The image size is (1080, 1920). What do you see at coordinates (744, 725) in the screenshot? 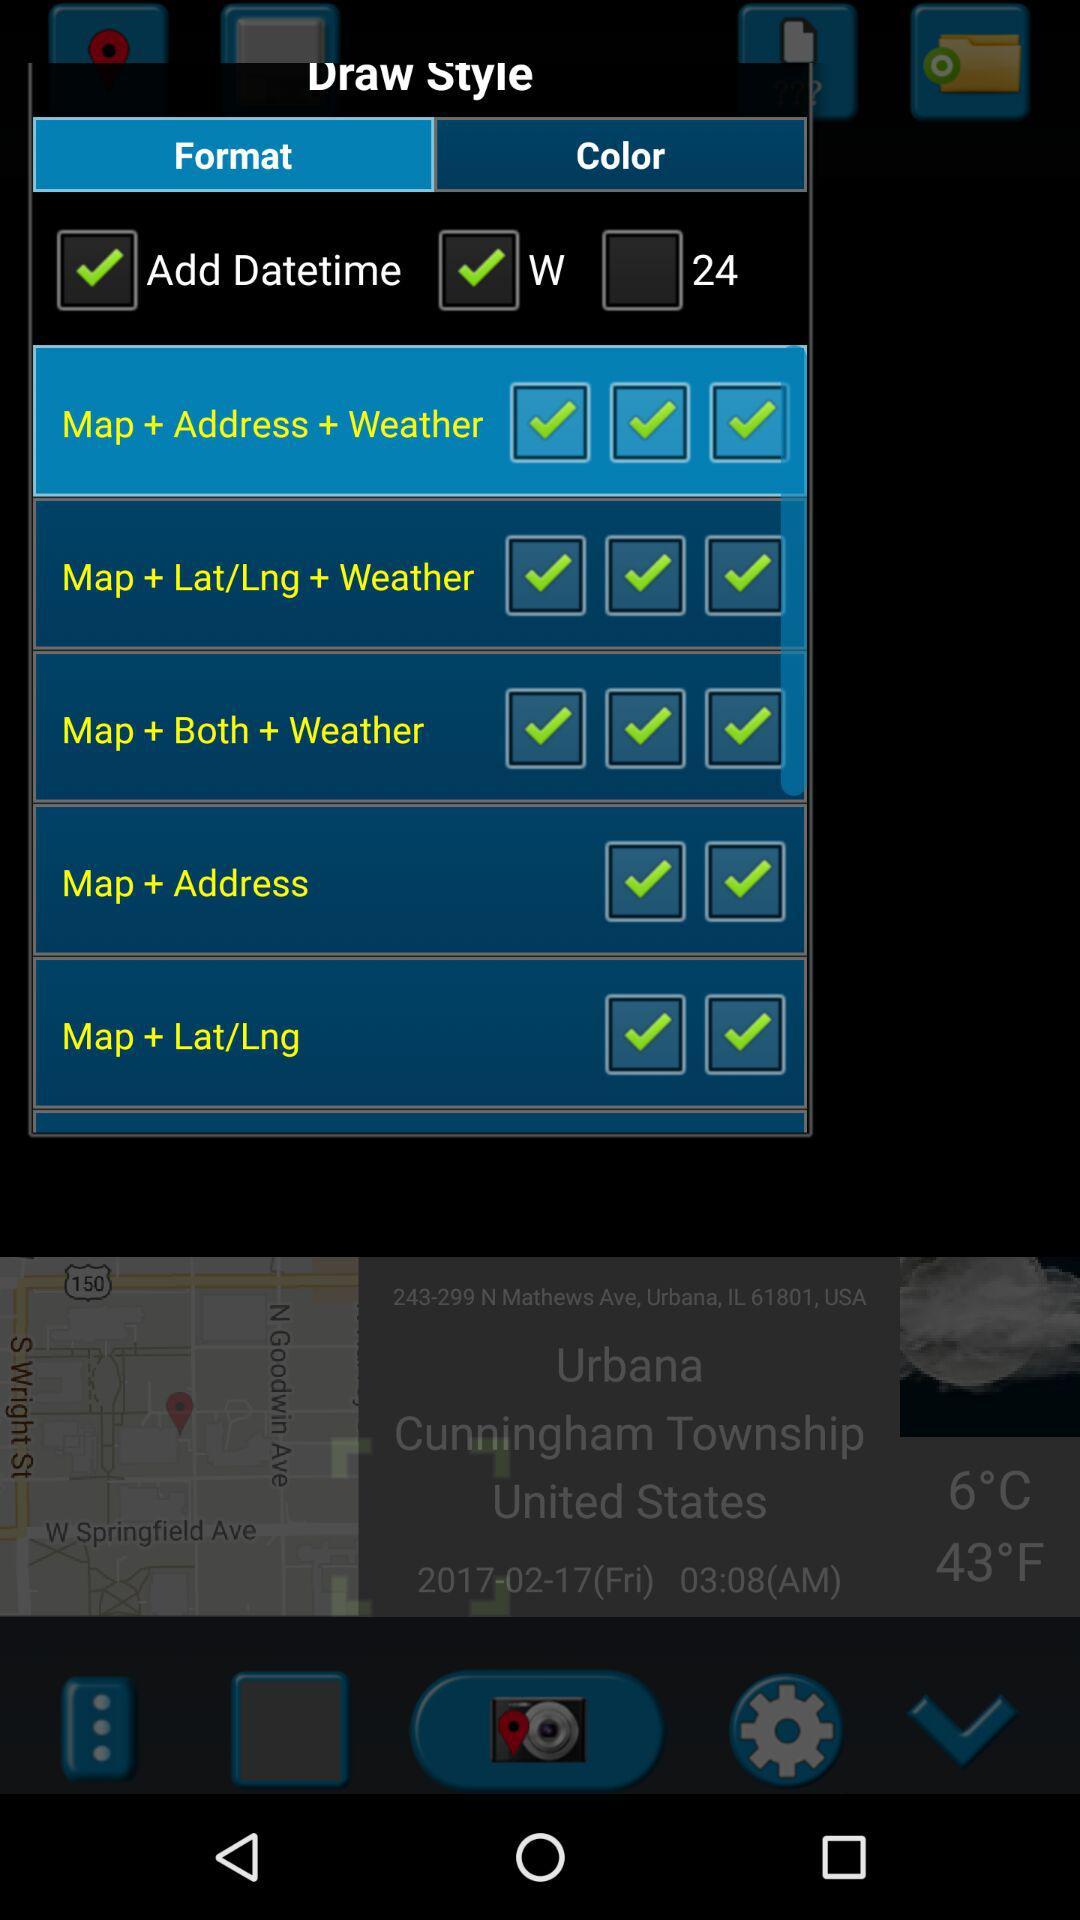
I see `choice to see weather` at bounding box center [744, 725].